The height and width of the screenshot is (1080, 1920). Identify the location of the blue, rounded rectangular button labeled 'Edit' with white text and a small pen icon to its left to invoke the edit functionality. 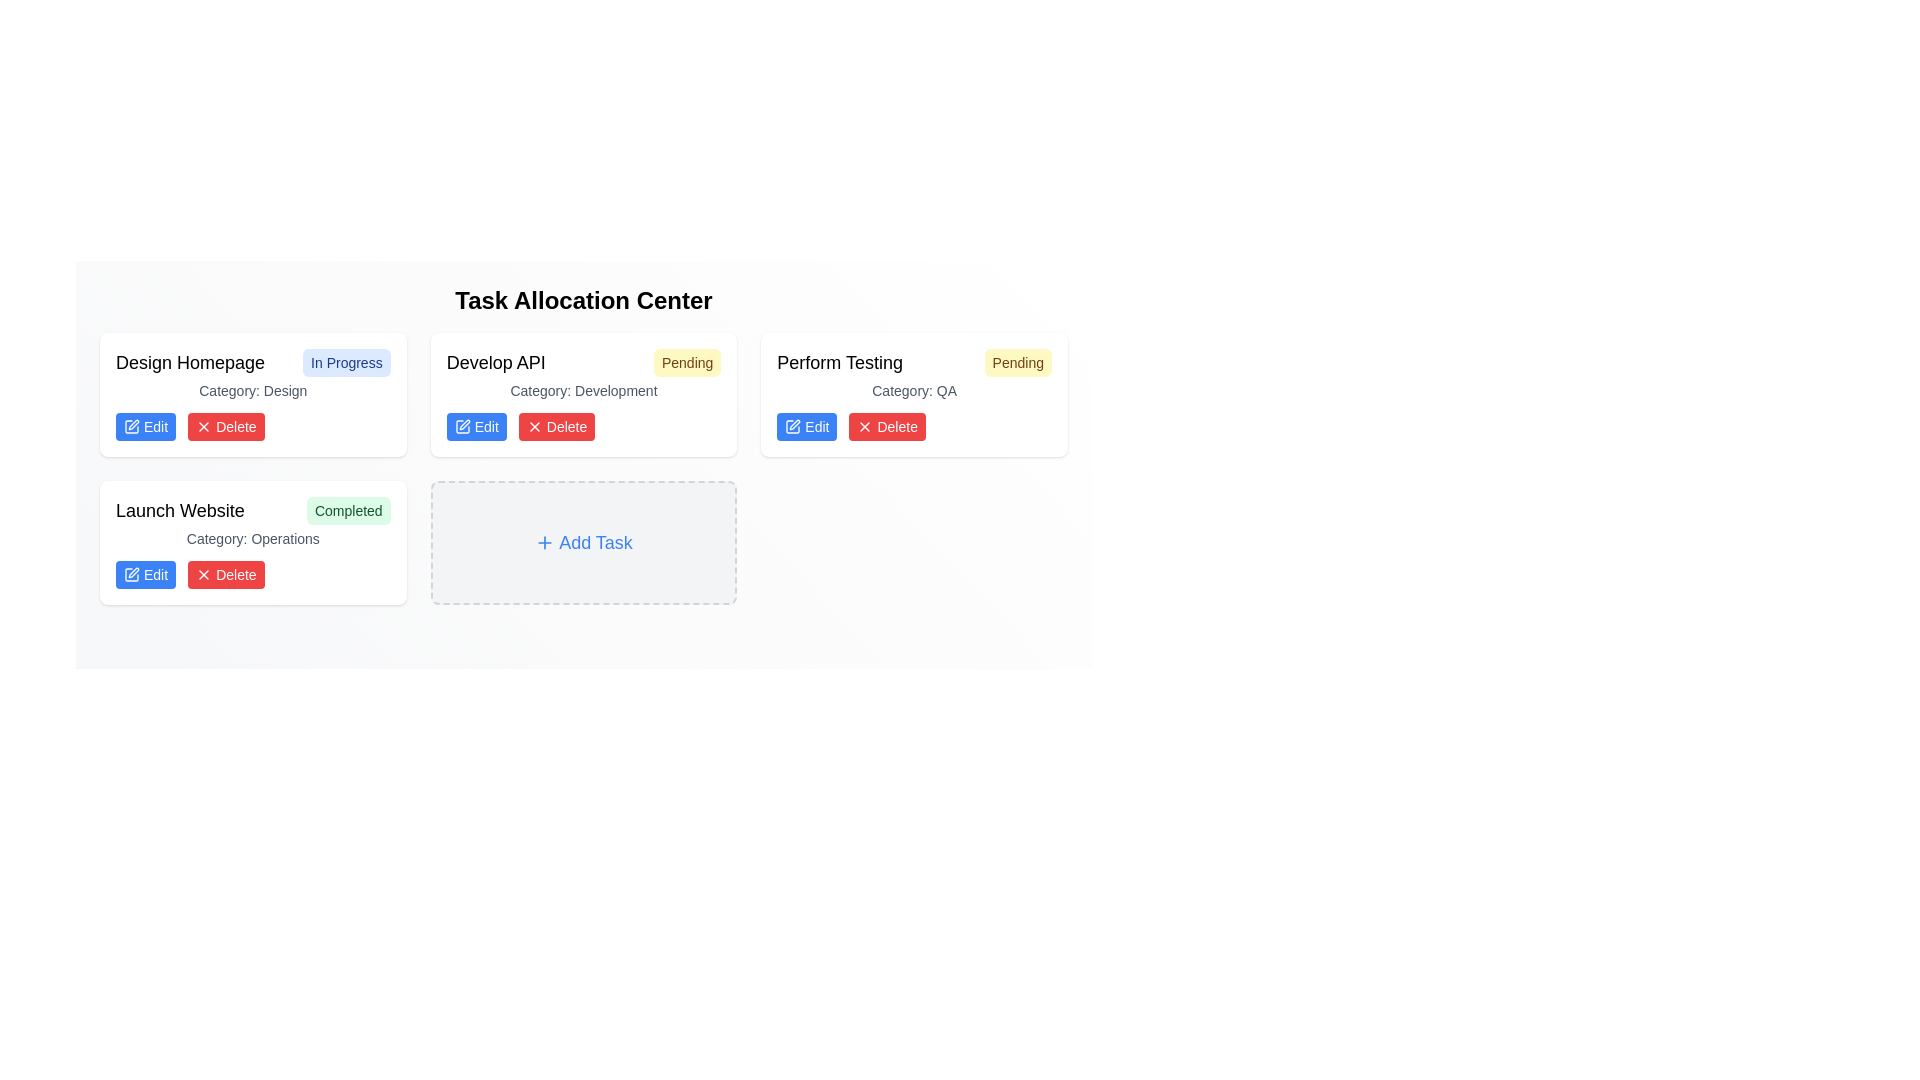
(475, 426).